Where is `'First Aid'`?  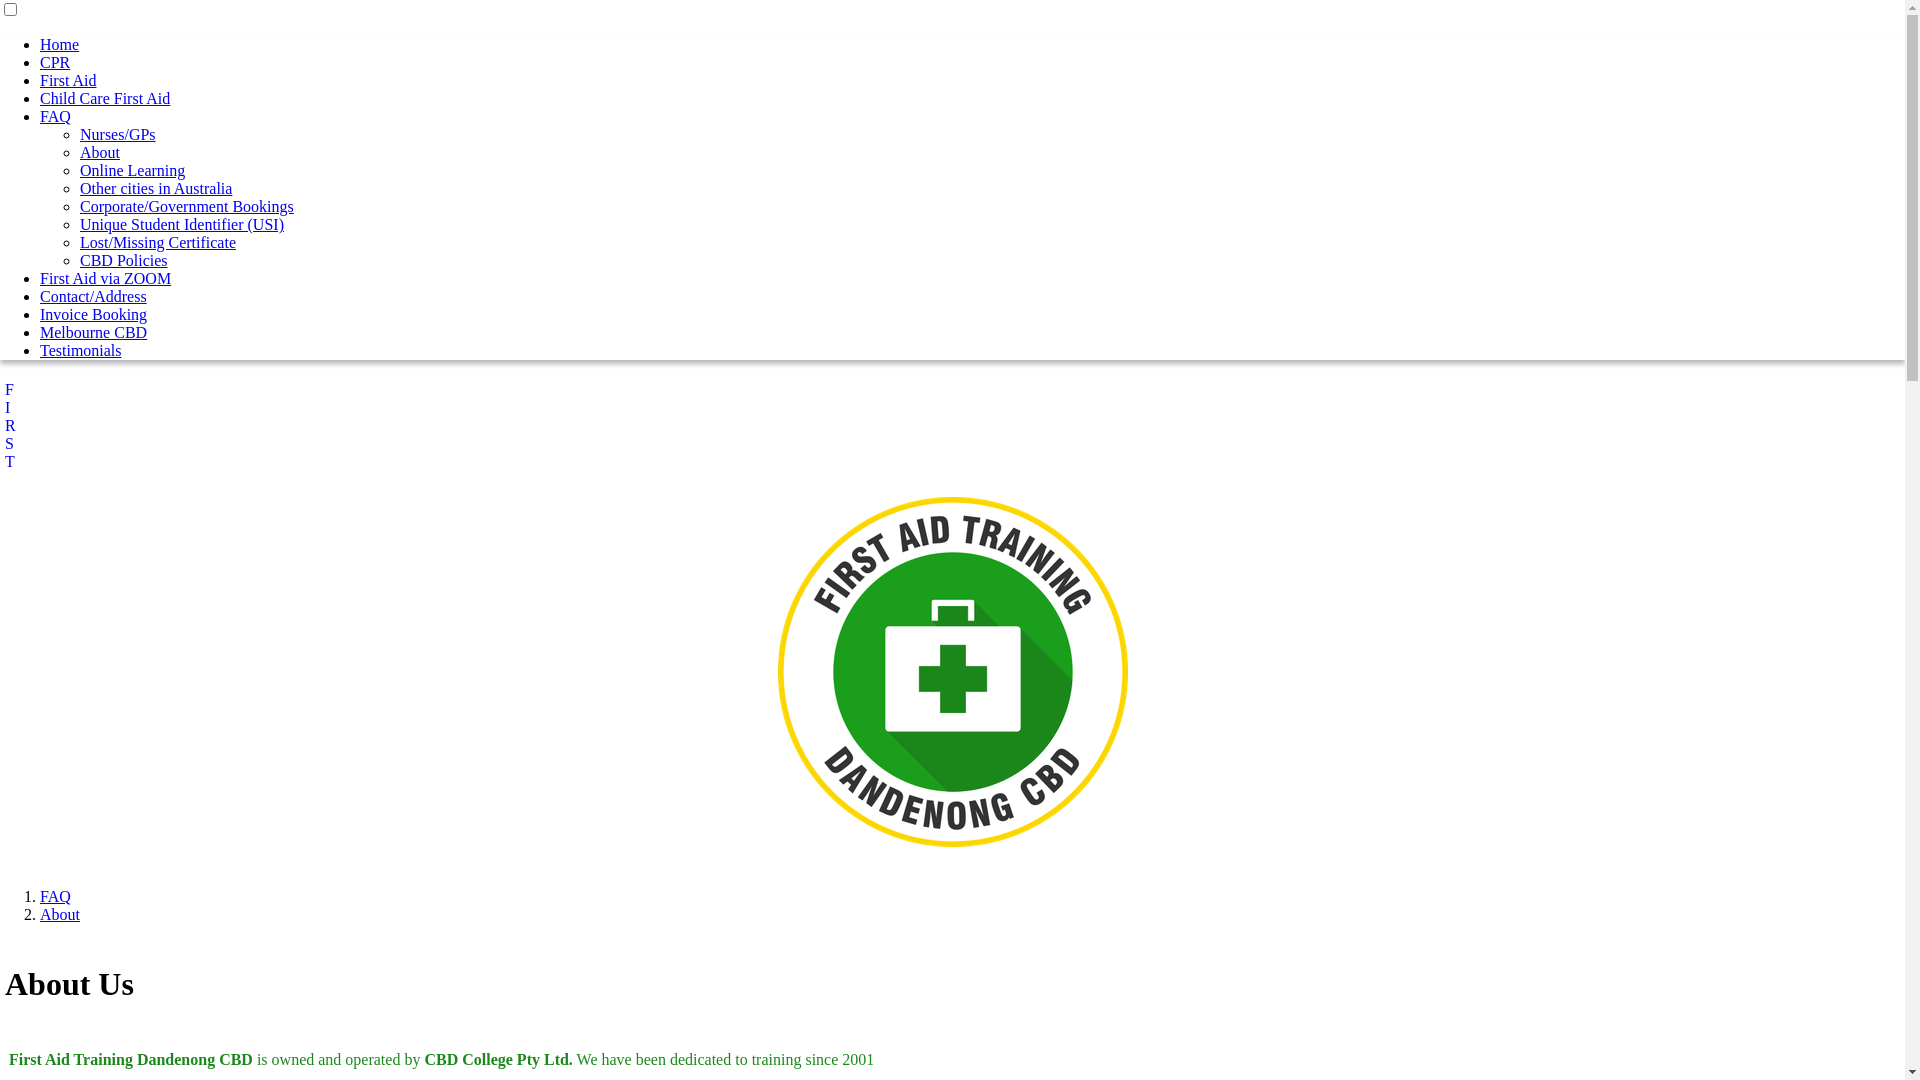
'First Aid' is located at coordinates (67, 79).